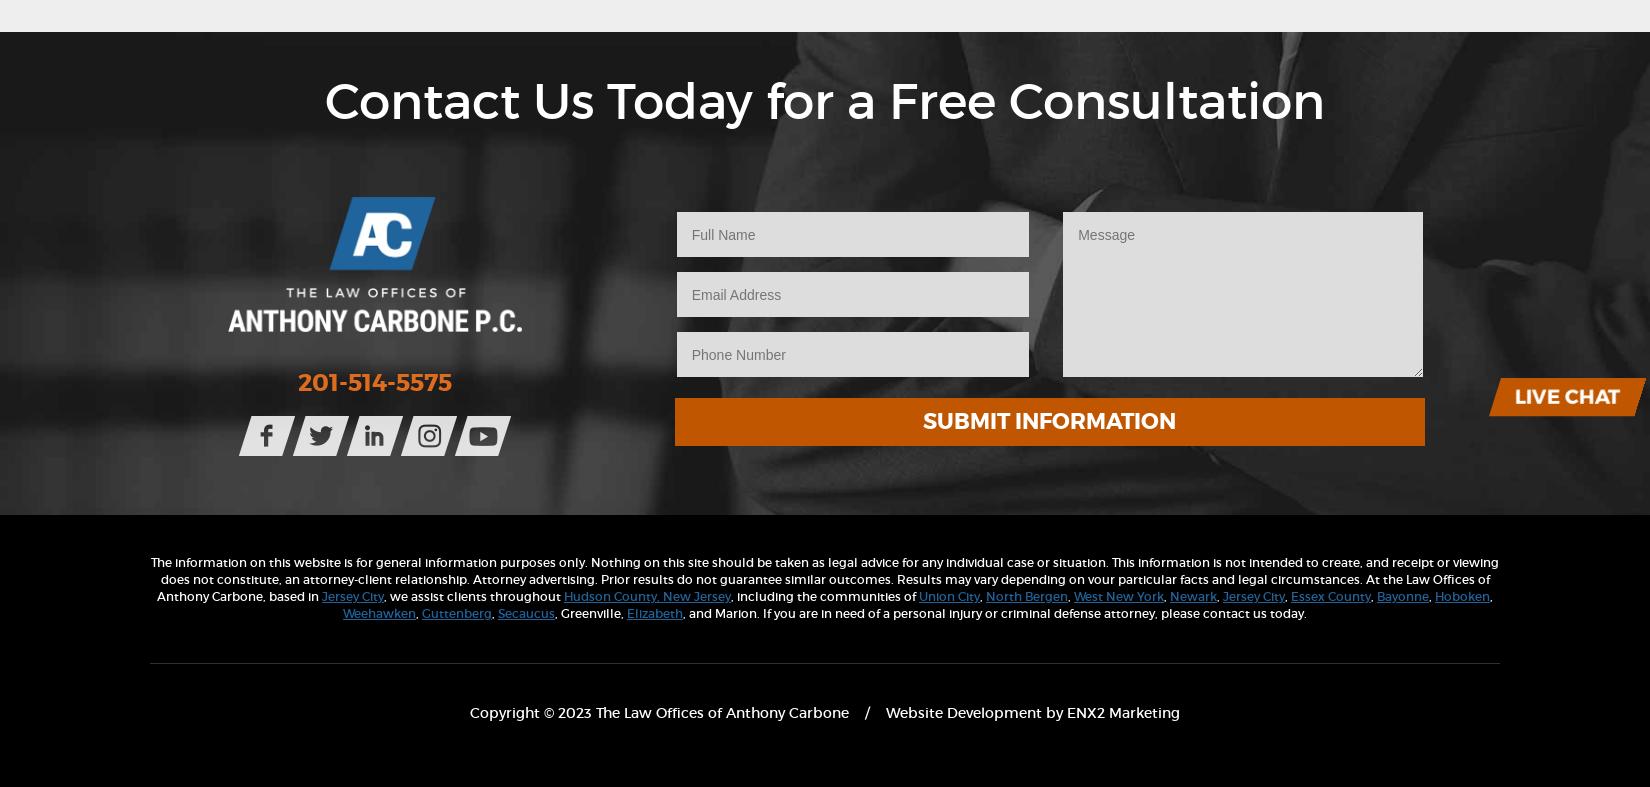 This screenshot has height=787, width=1650. I want to click on 'Newark', so click(1193, 594).